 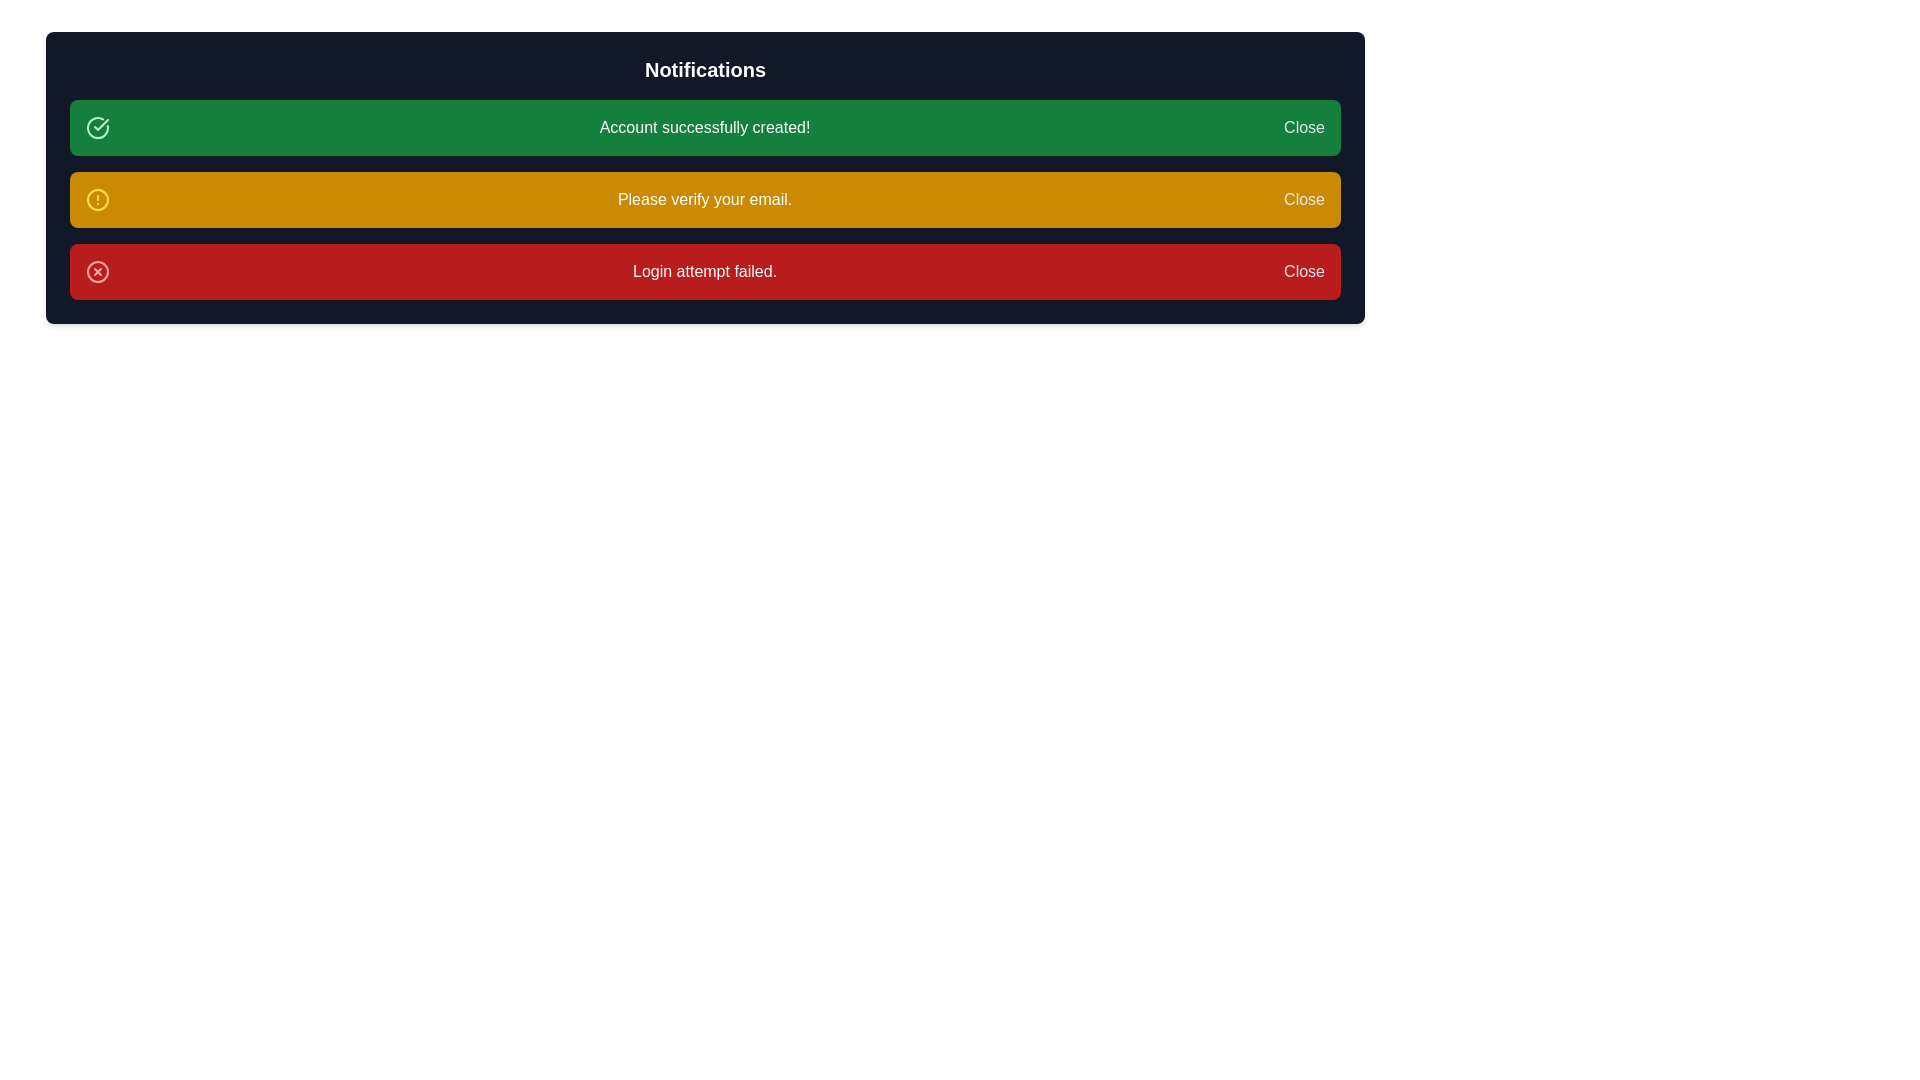 What do you see at coordinates (705, 127) in the screenshot?
I see `the feedback message text label in the green notification bar that indicates successful account creation, which is aligned to the left of the 'Close' button` at bounding box center [705, 127].